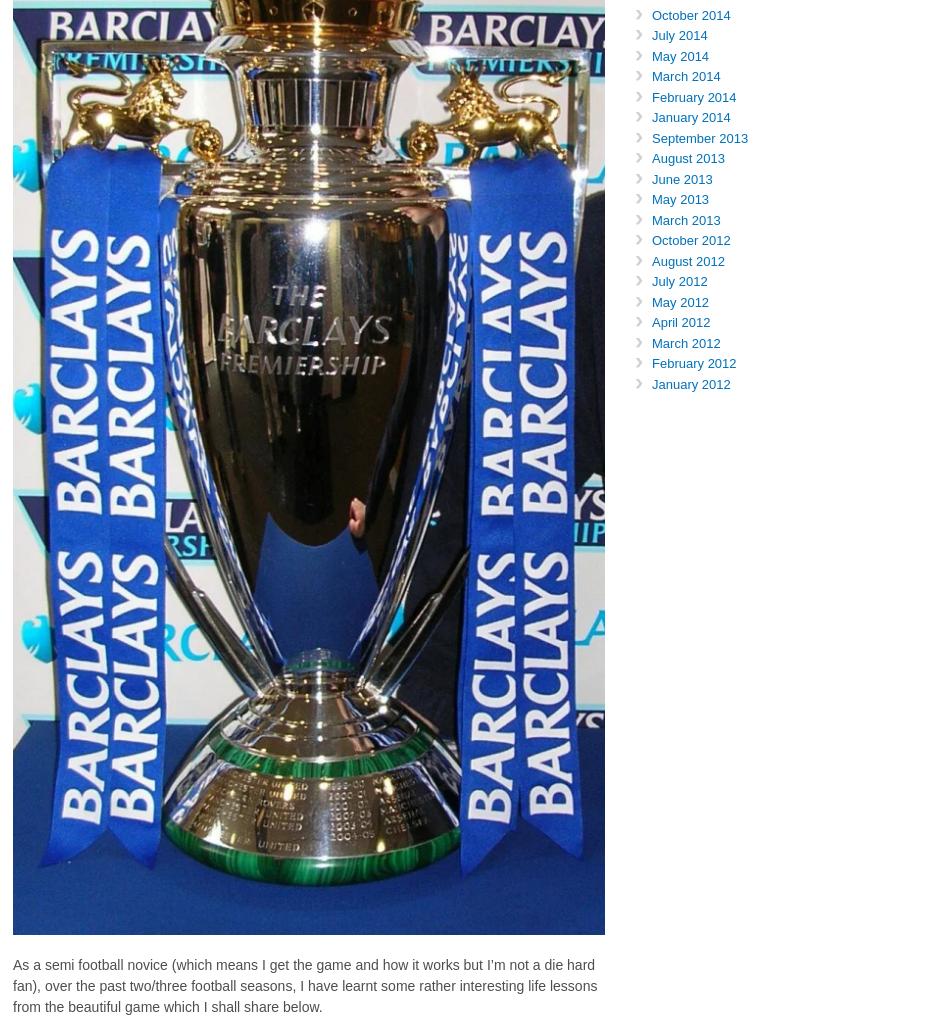  Describe the element at coordinates (685, 342) in the screenshot. I see `'March 2012'` at that location.